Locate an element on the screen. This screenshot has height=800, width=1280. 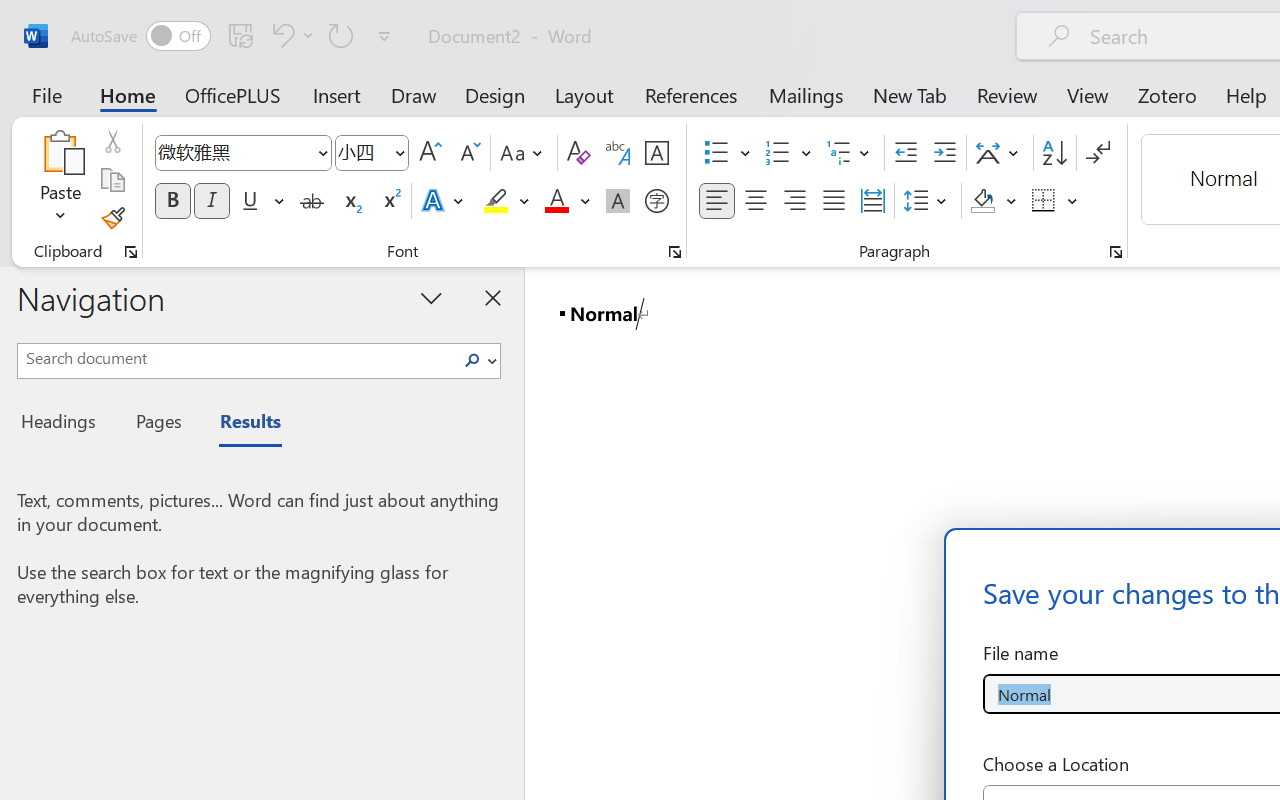
'Character Shading' is located at coordinates (617, 201).